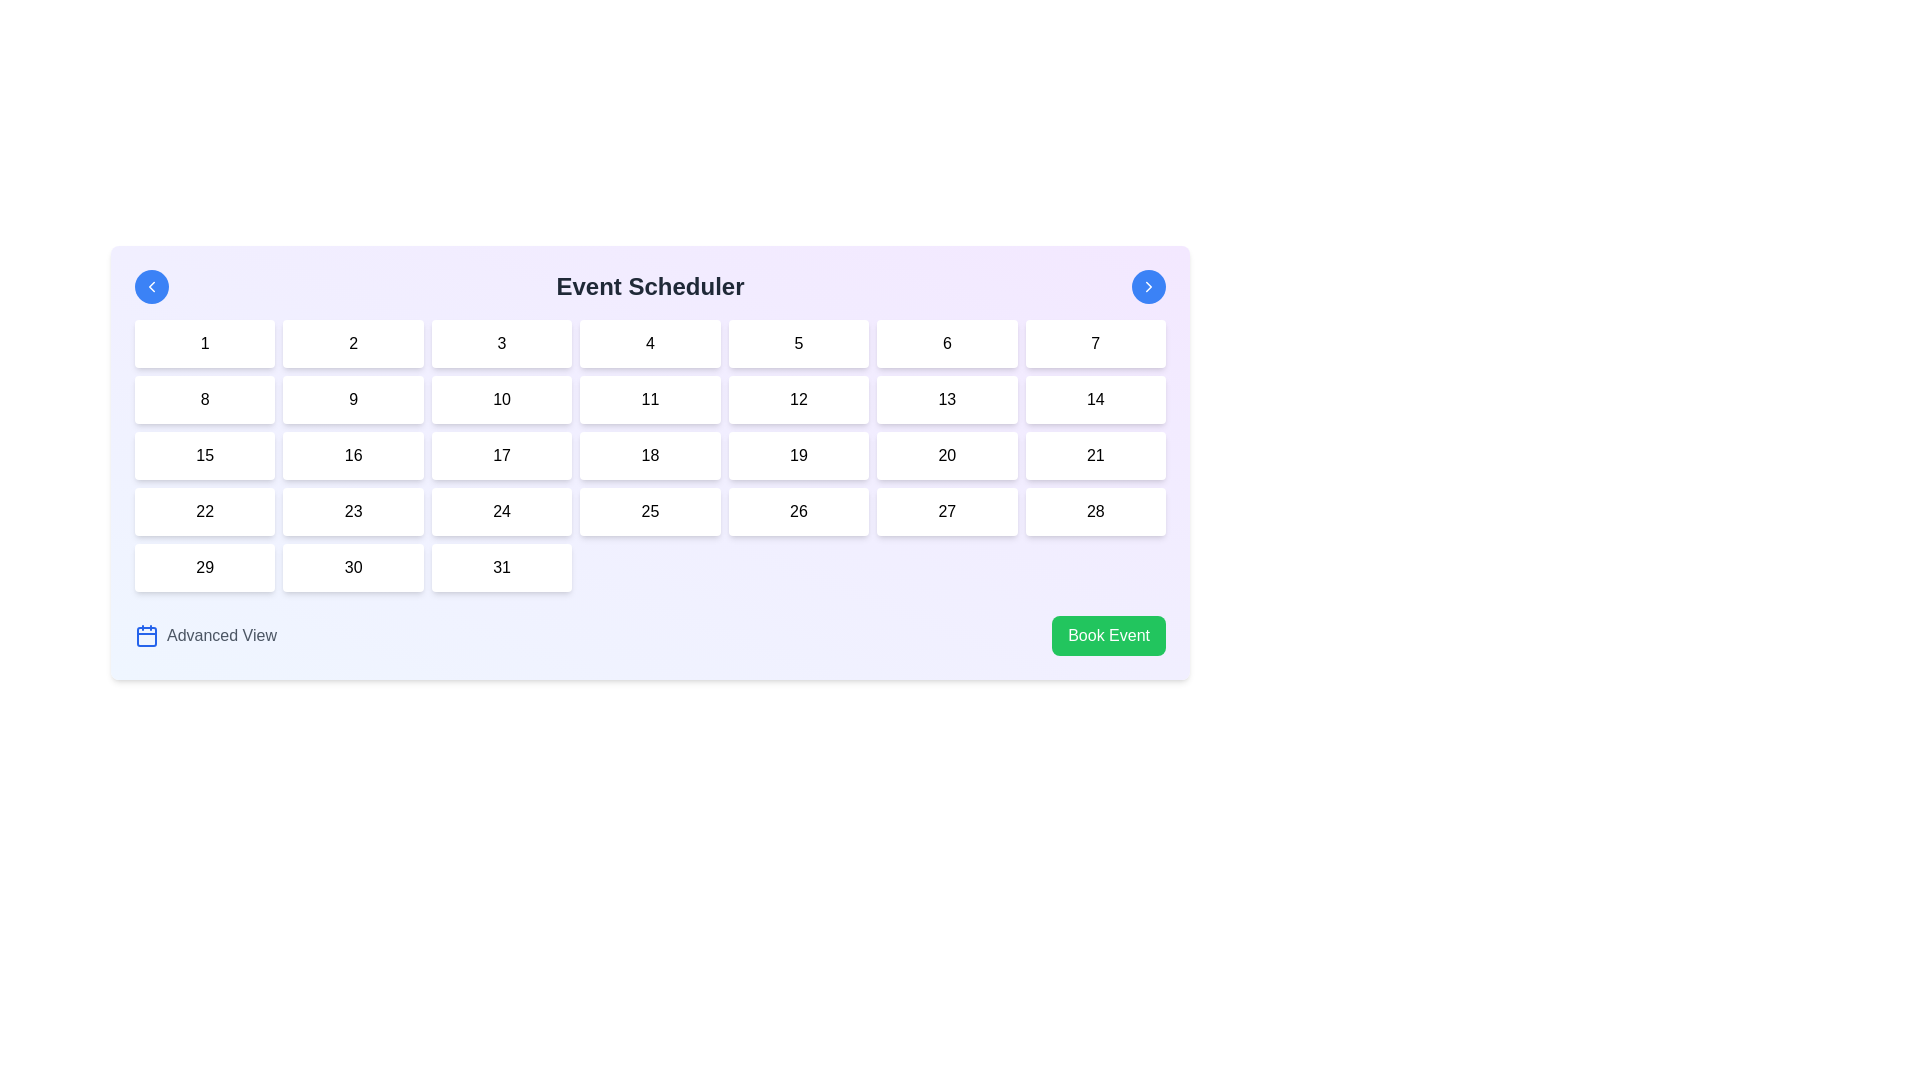 This screenshot has height=1080, width=1920. I want to click on the rectangular button with a white background and the numeral '1', located at the top-left corner of a 7-column grid layout, so click(205, 342).